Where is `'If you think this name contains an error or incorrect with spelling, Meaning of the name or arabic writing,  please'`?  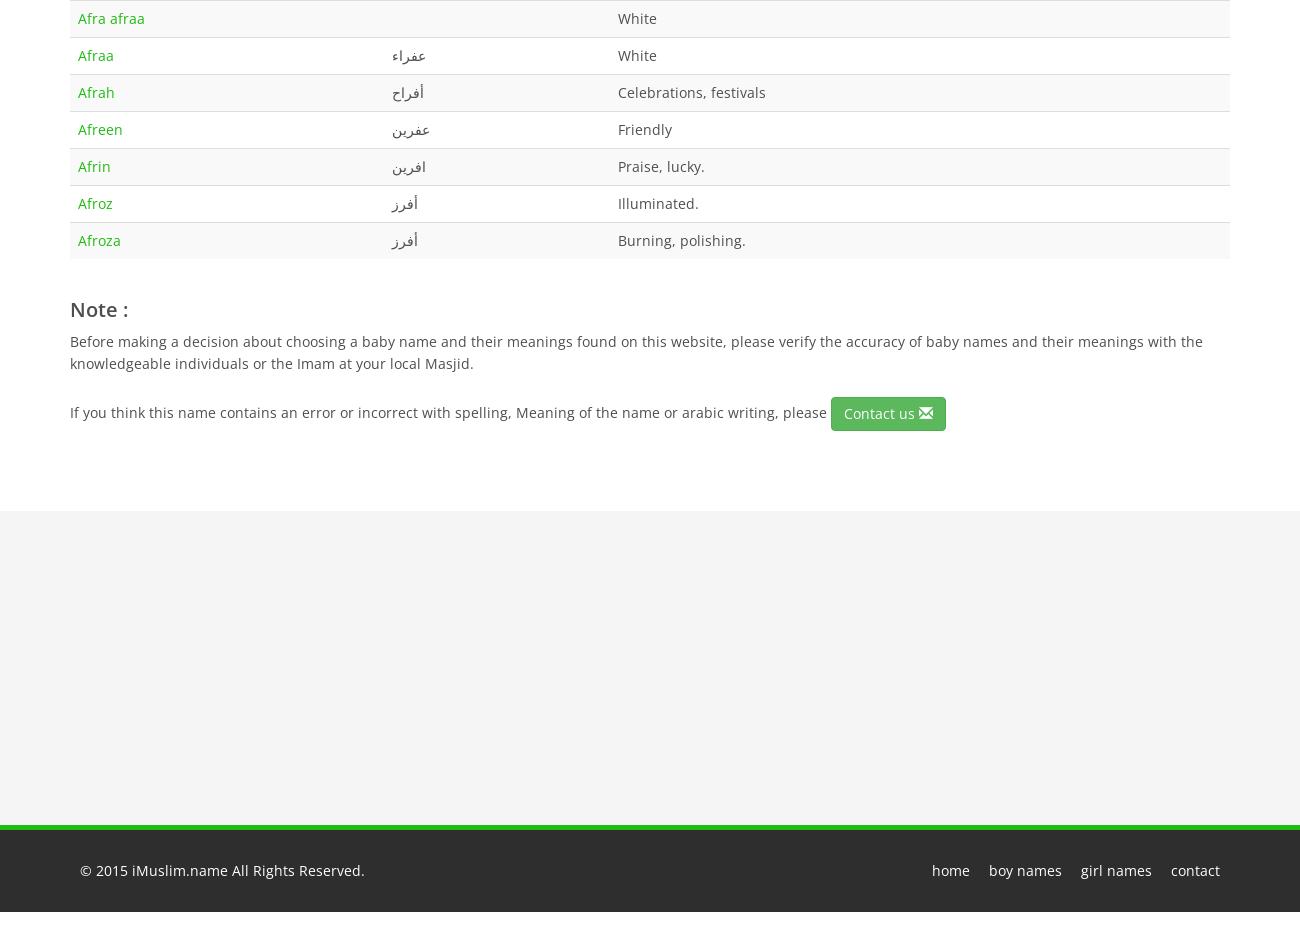
'If you think this name contains an error or incorrect with spelling, Meaning of the name or arabic writing,  please' is located at coordinates (449, 410).